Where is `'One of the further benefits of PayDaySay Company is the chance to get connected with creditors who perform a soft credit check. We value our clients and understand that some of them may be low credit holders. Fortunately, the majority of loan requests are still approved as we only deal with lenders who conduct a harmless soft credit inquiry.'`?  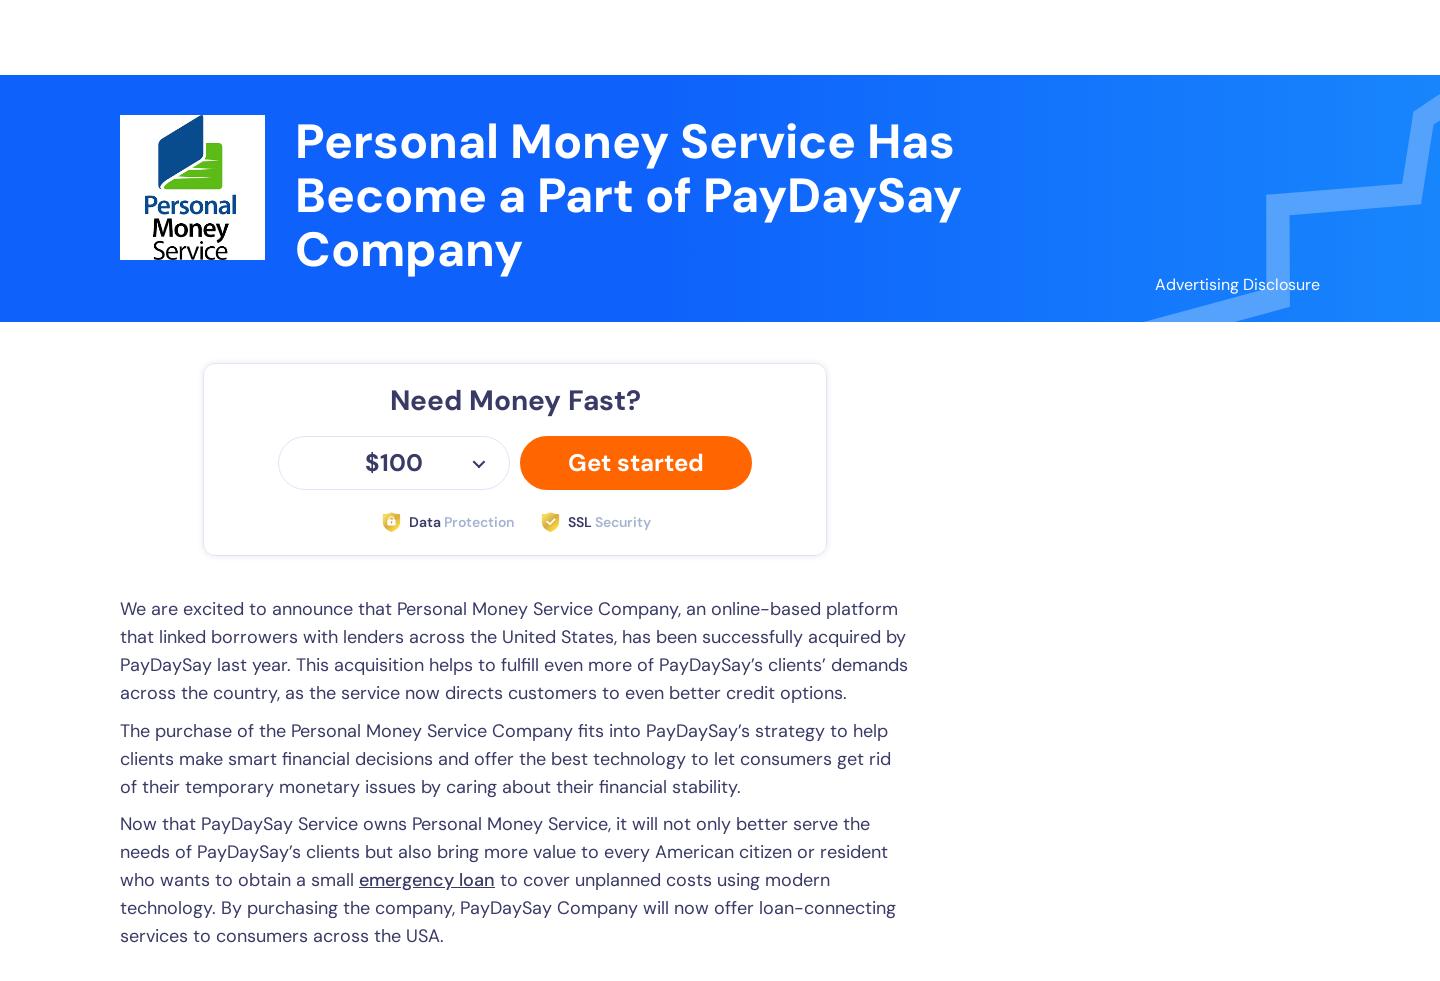 'One of the further benefits of PayDaySay Company is the chance to get connected with creditors who perform a soft credit check. We value our clients and understand that some of them may be low credit holders. Fortunately, the majority of loan requests are still approved as we only deal with lenders who conduct a harmless soft credit inquiry.' is located at coordinates (505, 327).